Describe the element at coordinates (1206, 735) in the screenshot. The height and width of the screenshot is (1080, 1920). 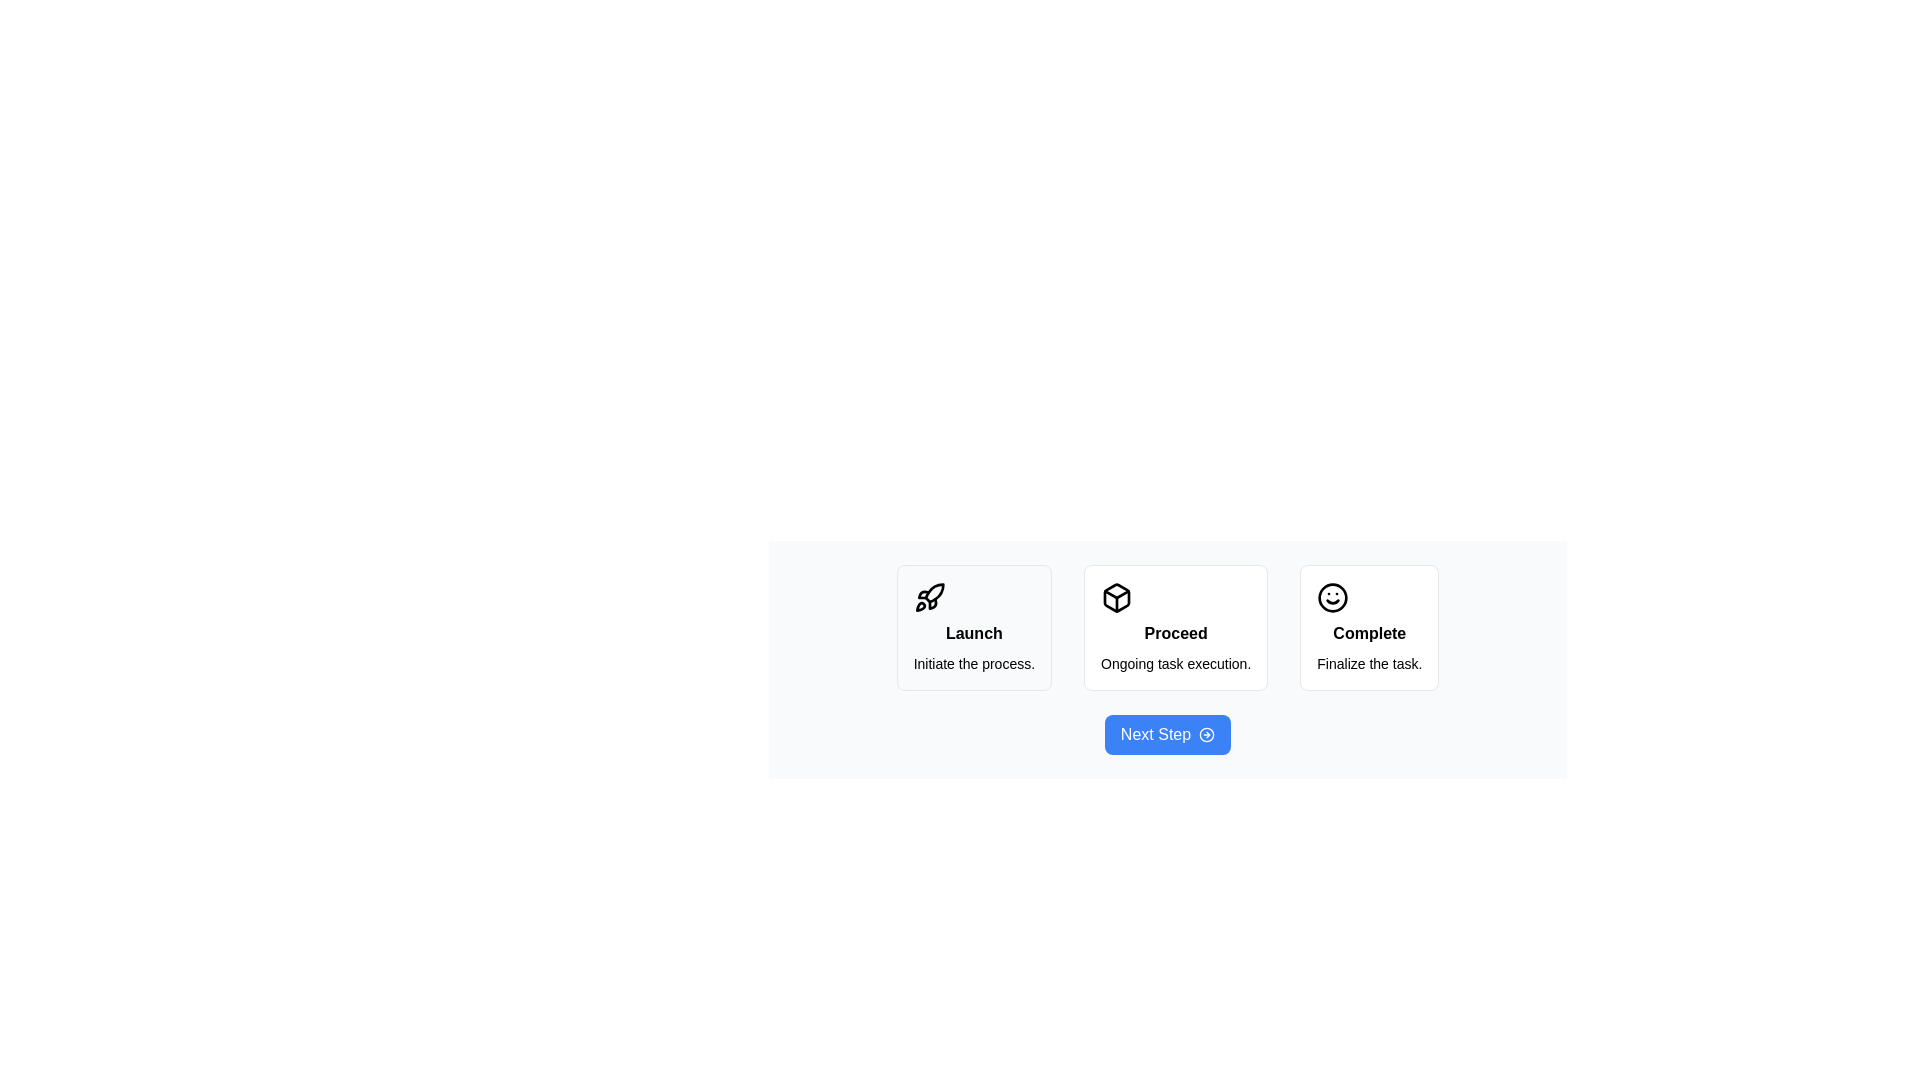
I see `the circular icon featuring a right-pointing arrow, which is located to the right of the 'Next Step' label within a blue button area` at that location.